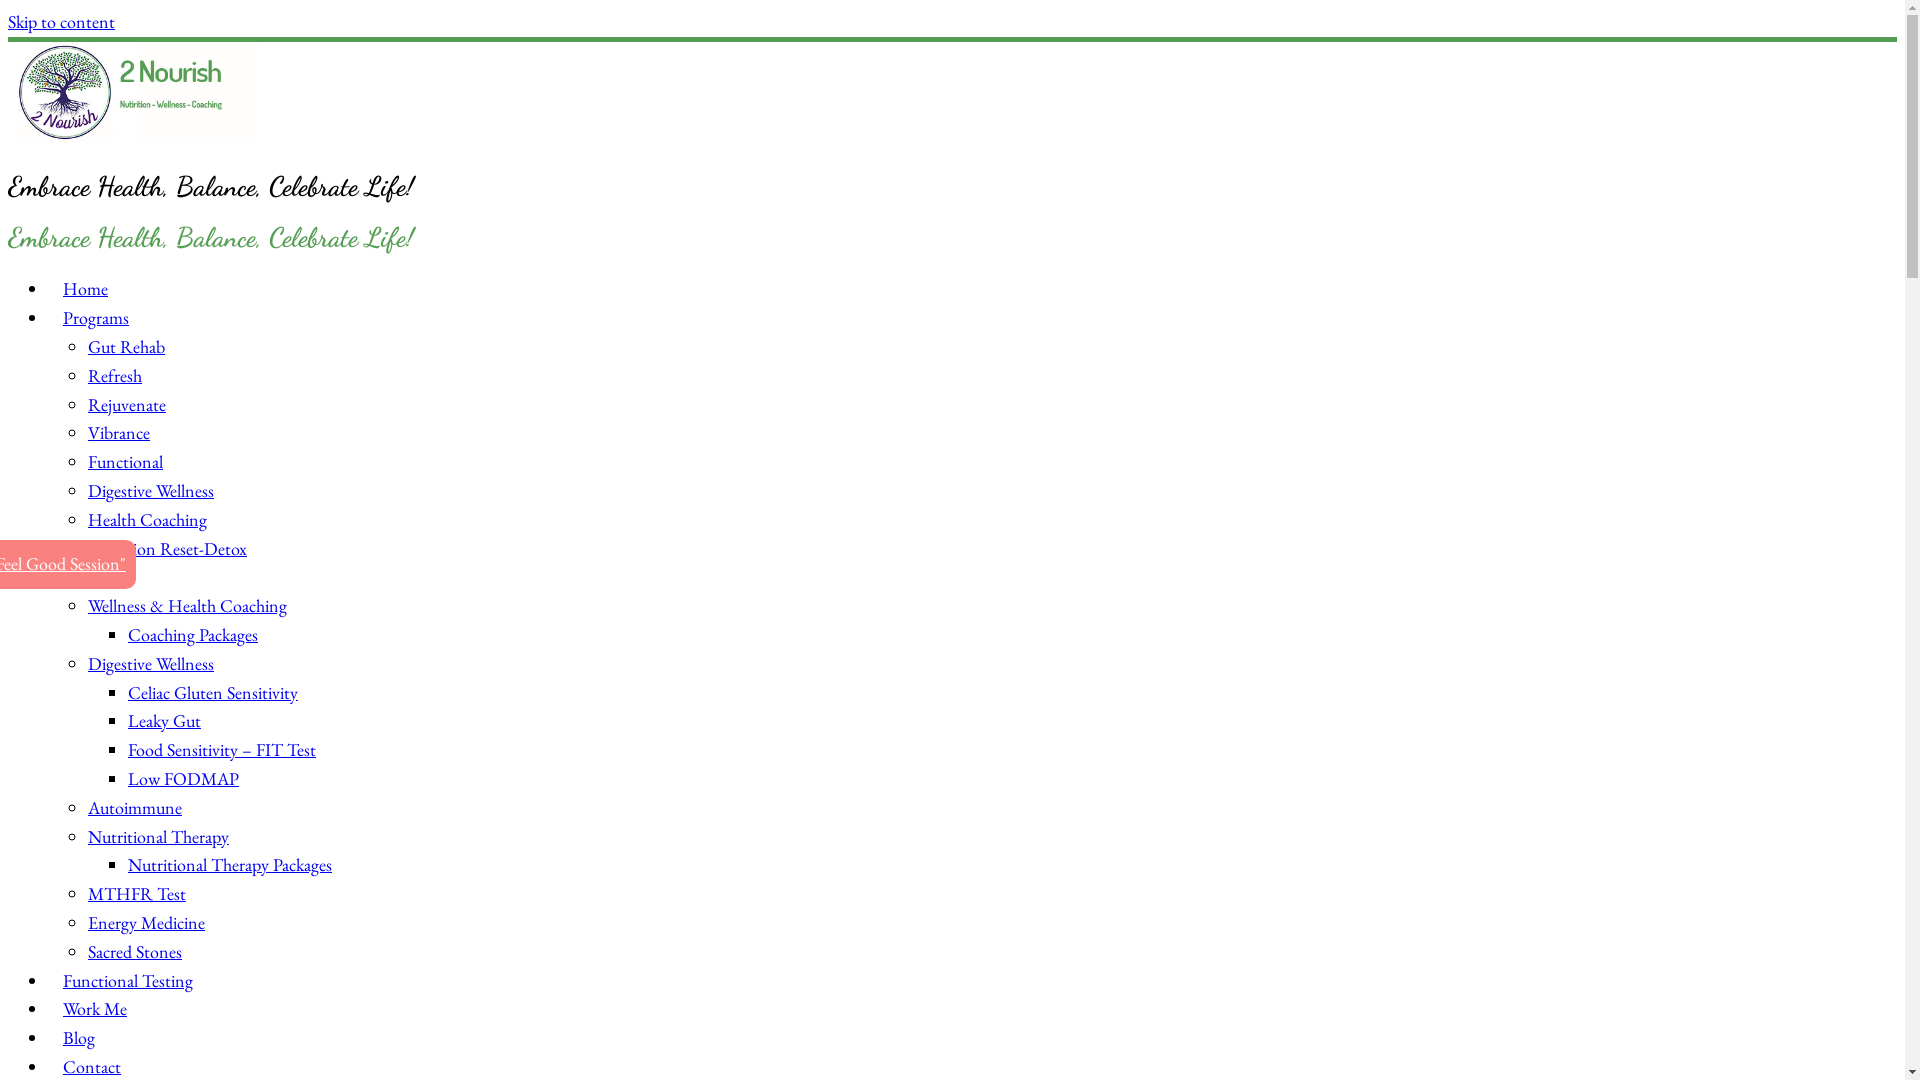 The image size is (1920, 1080). Describe the element at coordinates (95, 316) in the screenshot. I see `'Programs'` at that location.